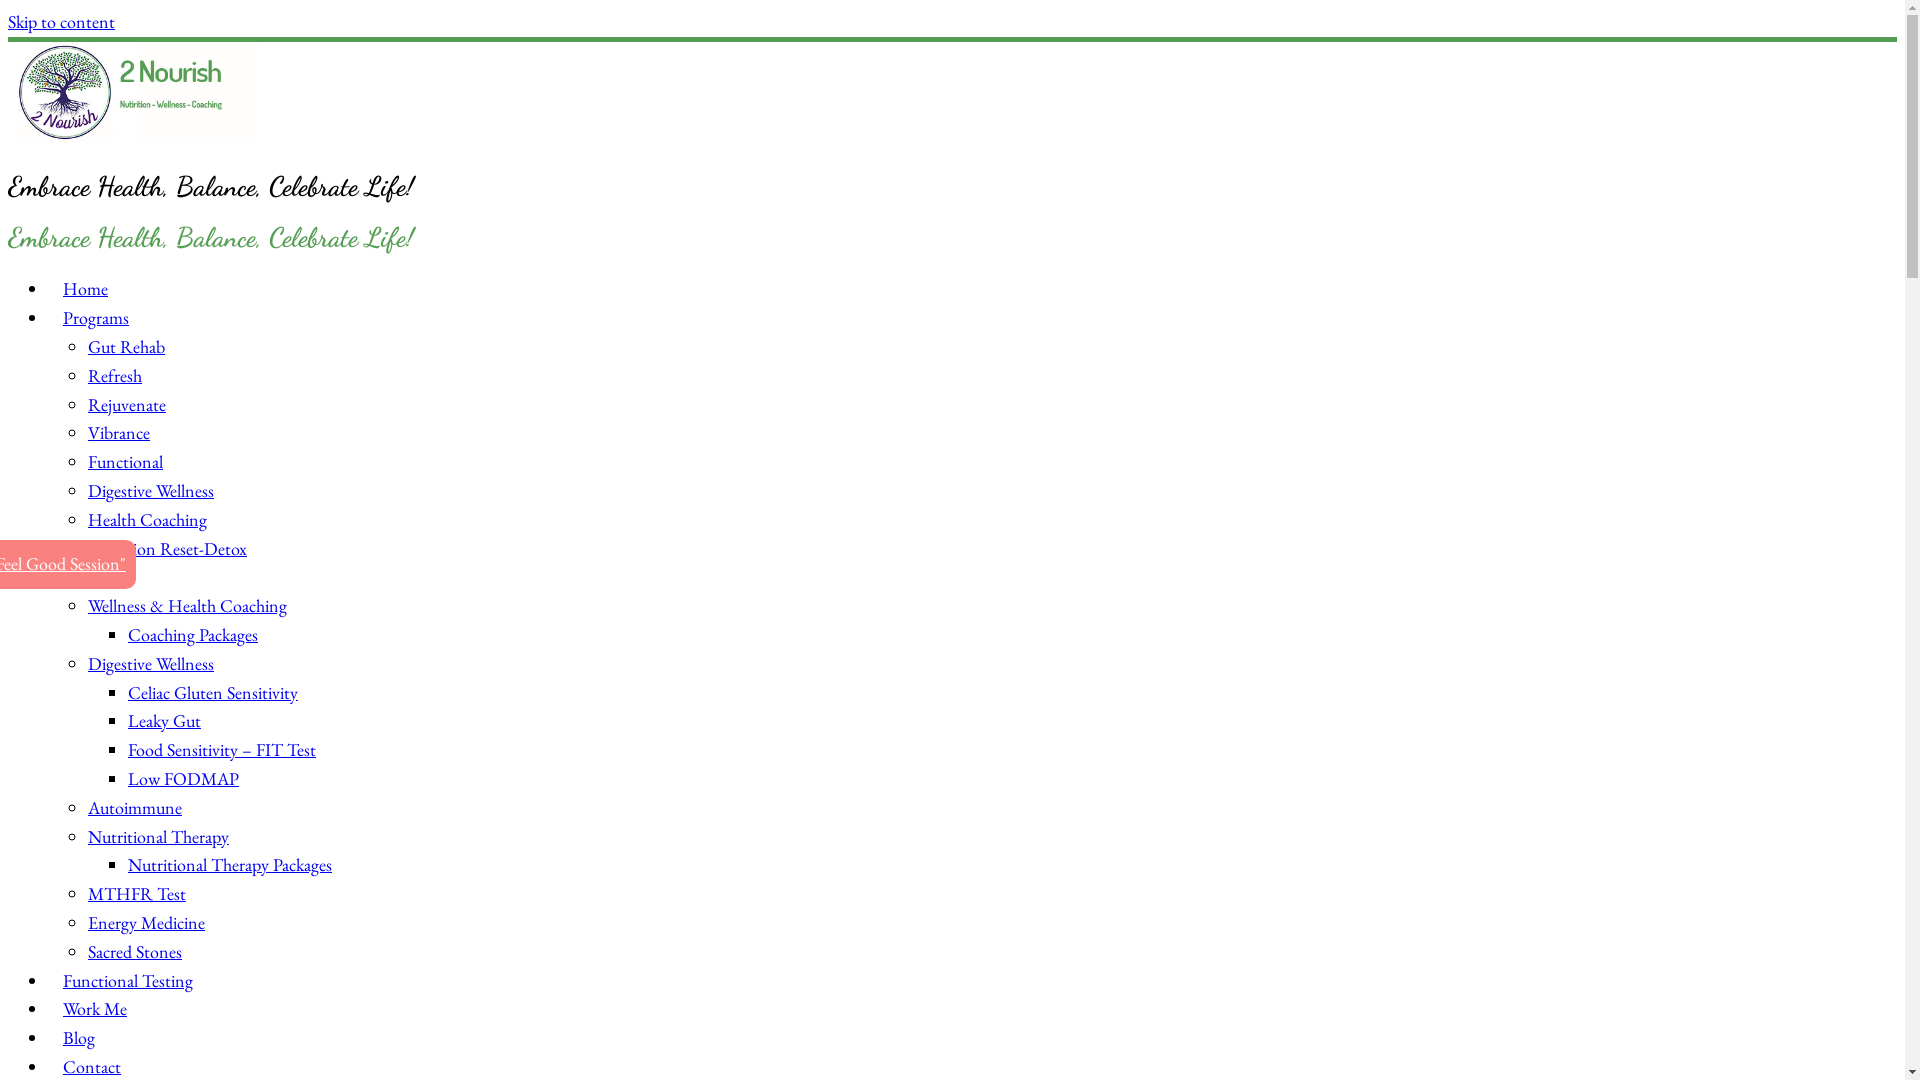 The image size is (1920, 1080). Describe the element at coordinates (95, 316) in the screenshot. I see `'Programs'` at that location.